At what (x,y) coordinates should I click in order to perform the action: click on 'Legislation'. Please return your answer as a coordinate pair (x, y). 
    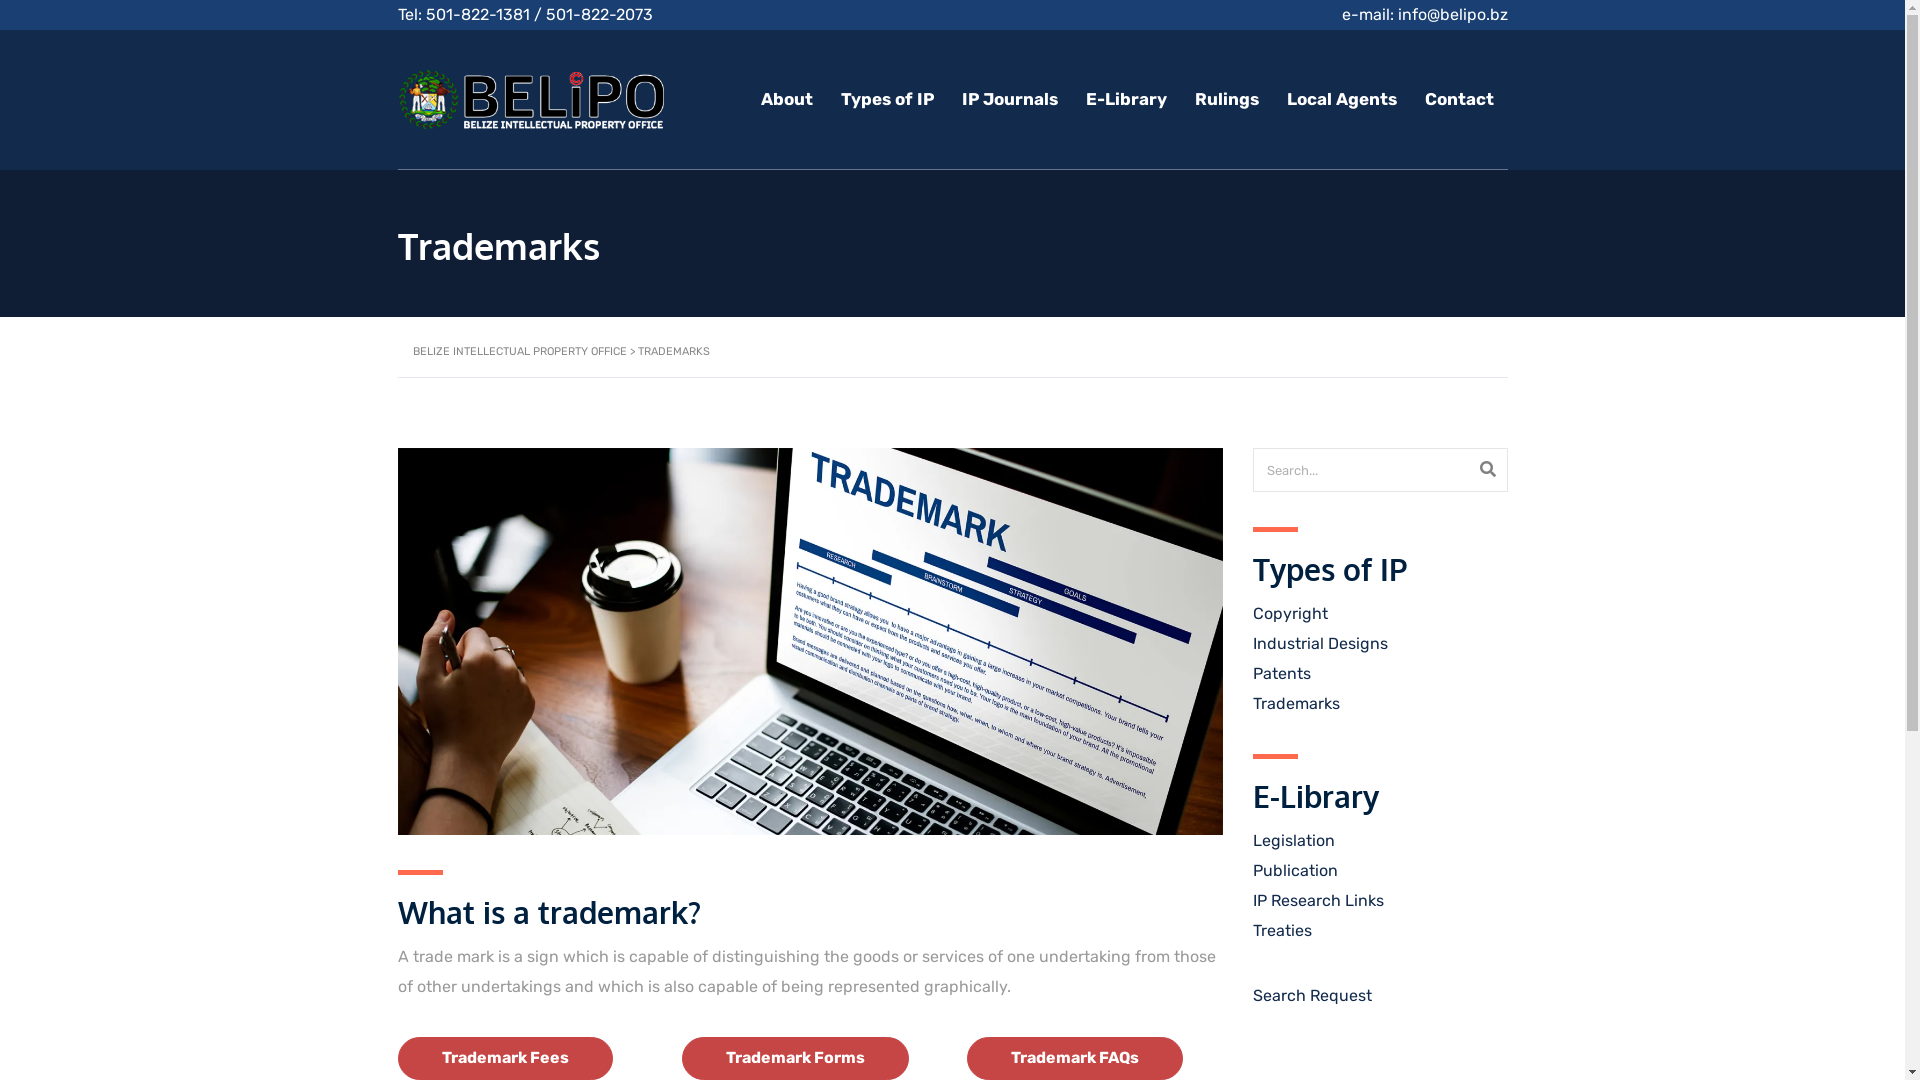
    Looking at the image, I should click on (1292, 840).